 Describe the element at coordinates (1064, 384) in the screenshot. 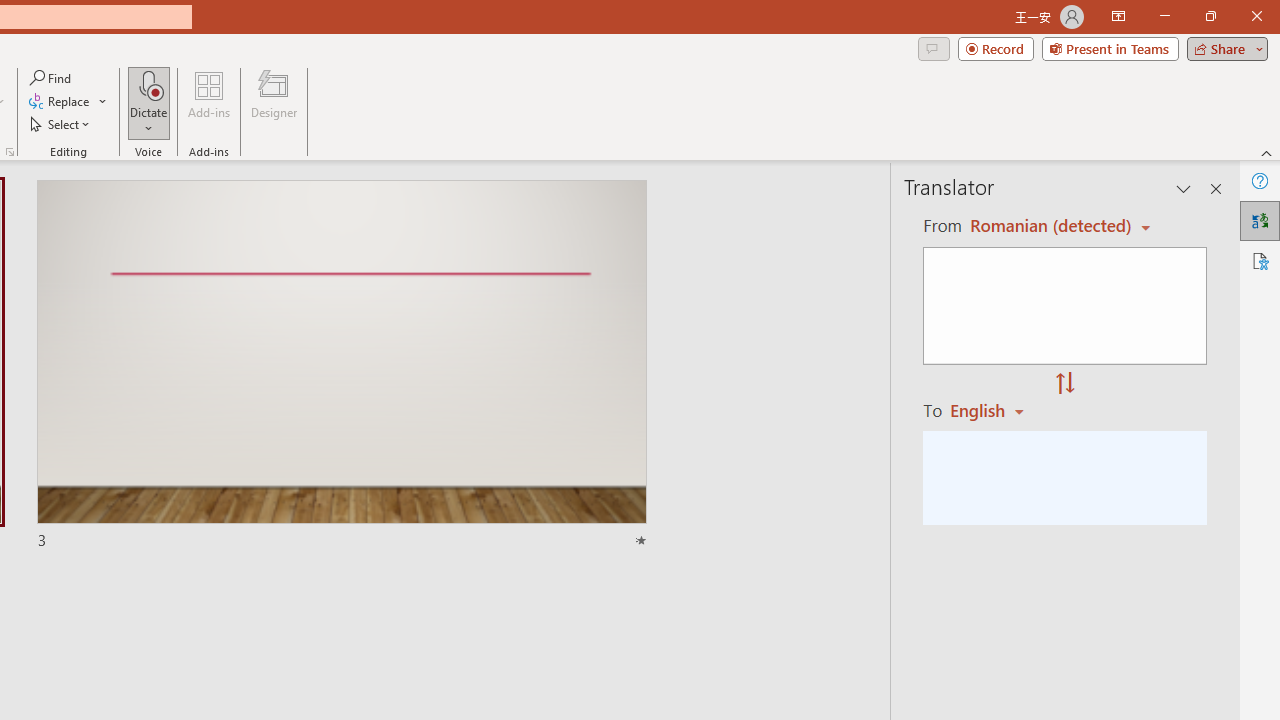

I see `'Swap "from" and "to" languages.'` at that location.